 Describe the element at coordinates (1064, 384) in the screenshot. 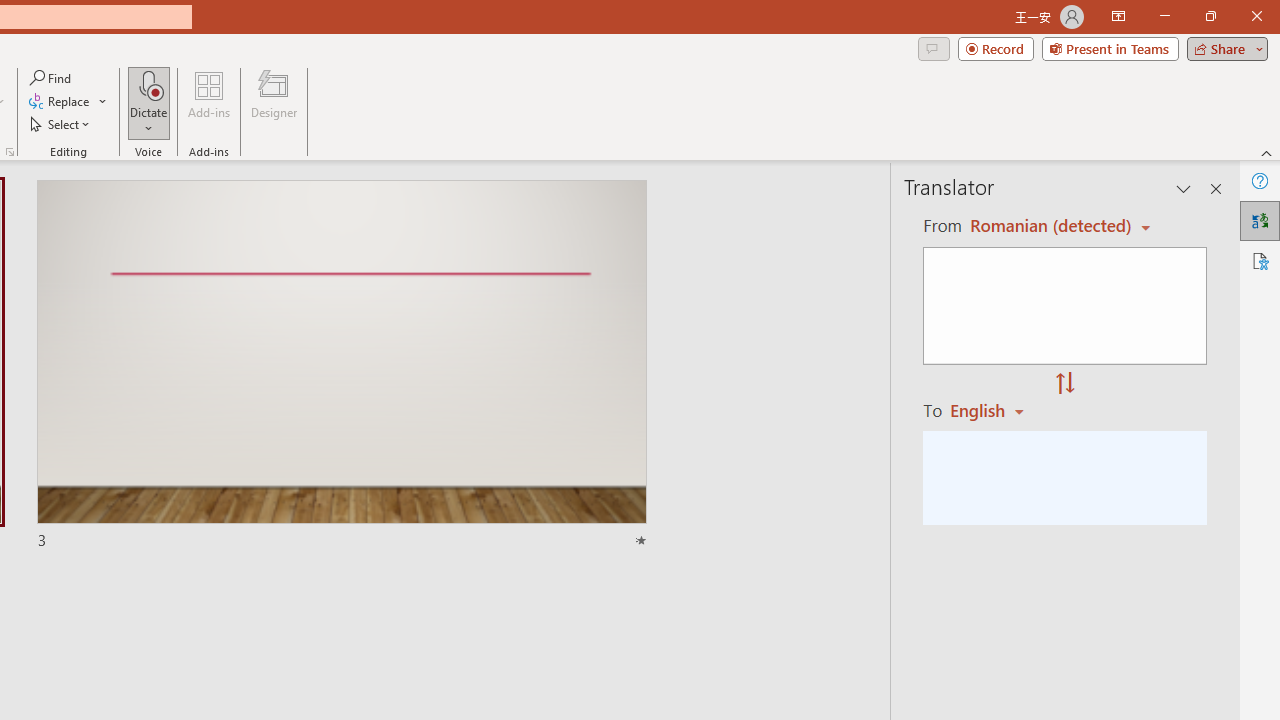

I see `'Swap "from" and "to" languages.'` at that location.